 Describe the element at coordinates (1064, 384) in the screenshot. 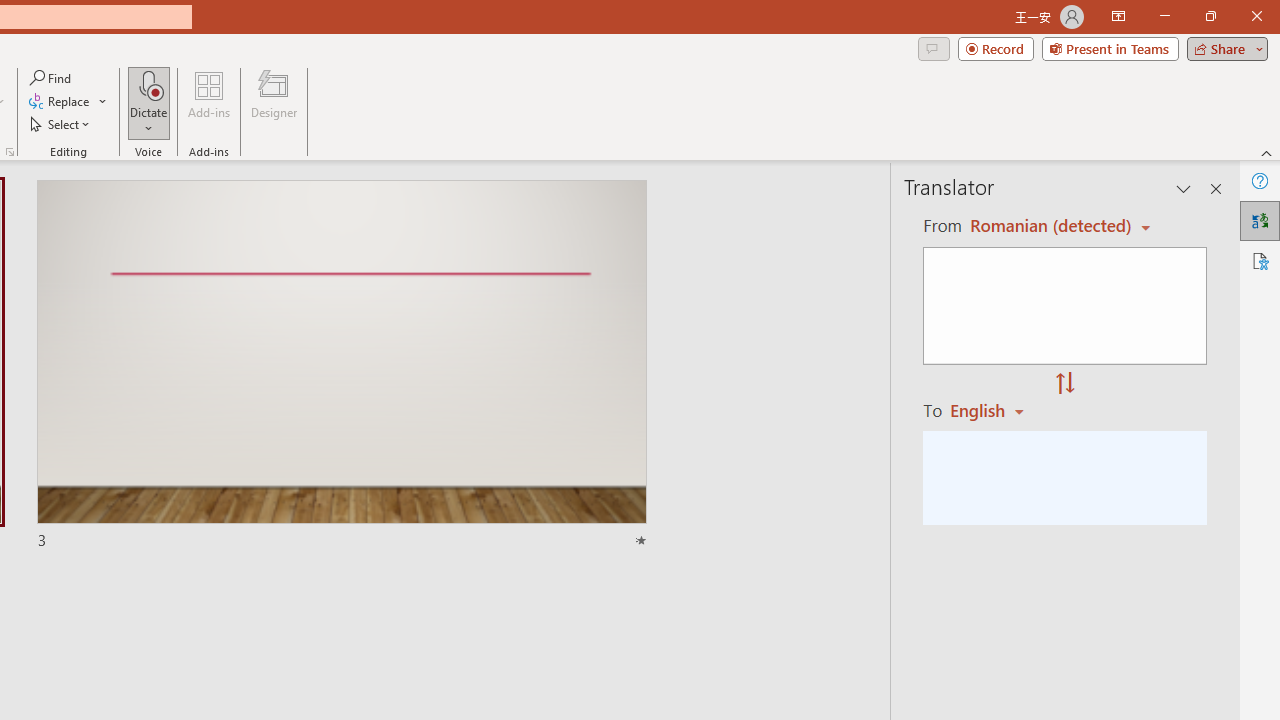

I see `'Swap "from" and "to" languages.'` at that location.